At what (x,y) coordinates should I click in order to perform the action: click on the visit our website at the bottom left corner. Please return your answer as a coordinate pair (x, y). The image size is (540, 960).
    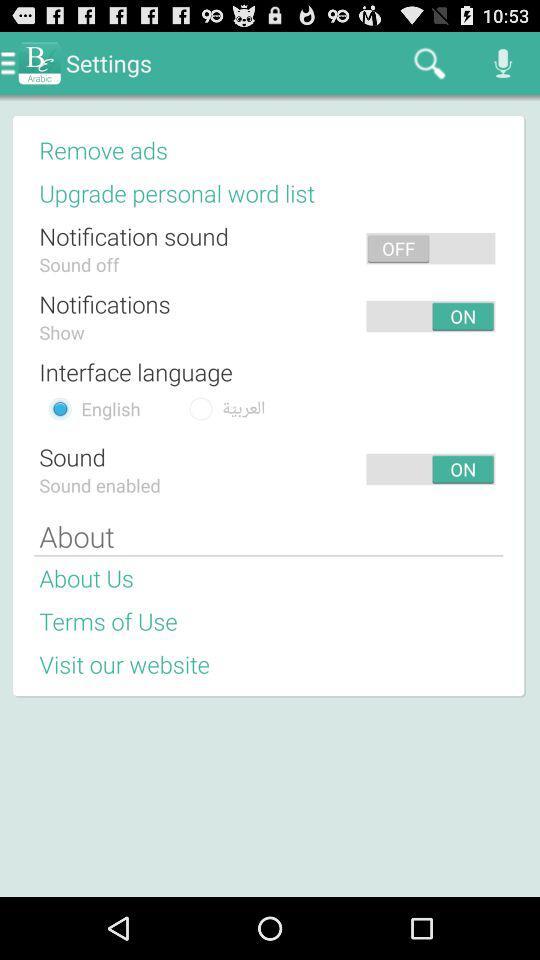
    Looking at the image, I should click on (124, 664).